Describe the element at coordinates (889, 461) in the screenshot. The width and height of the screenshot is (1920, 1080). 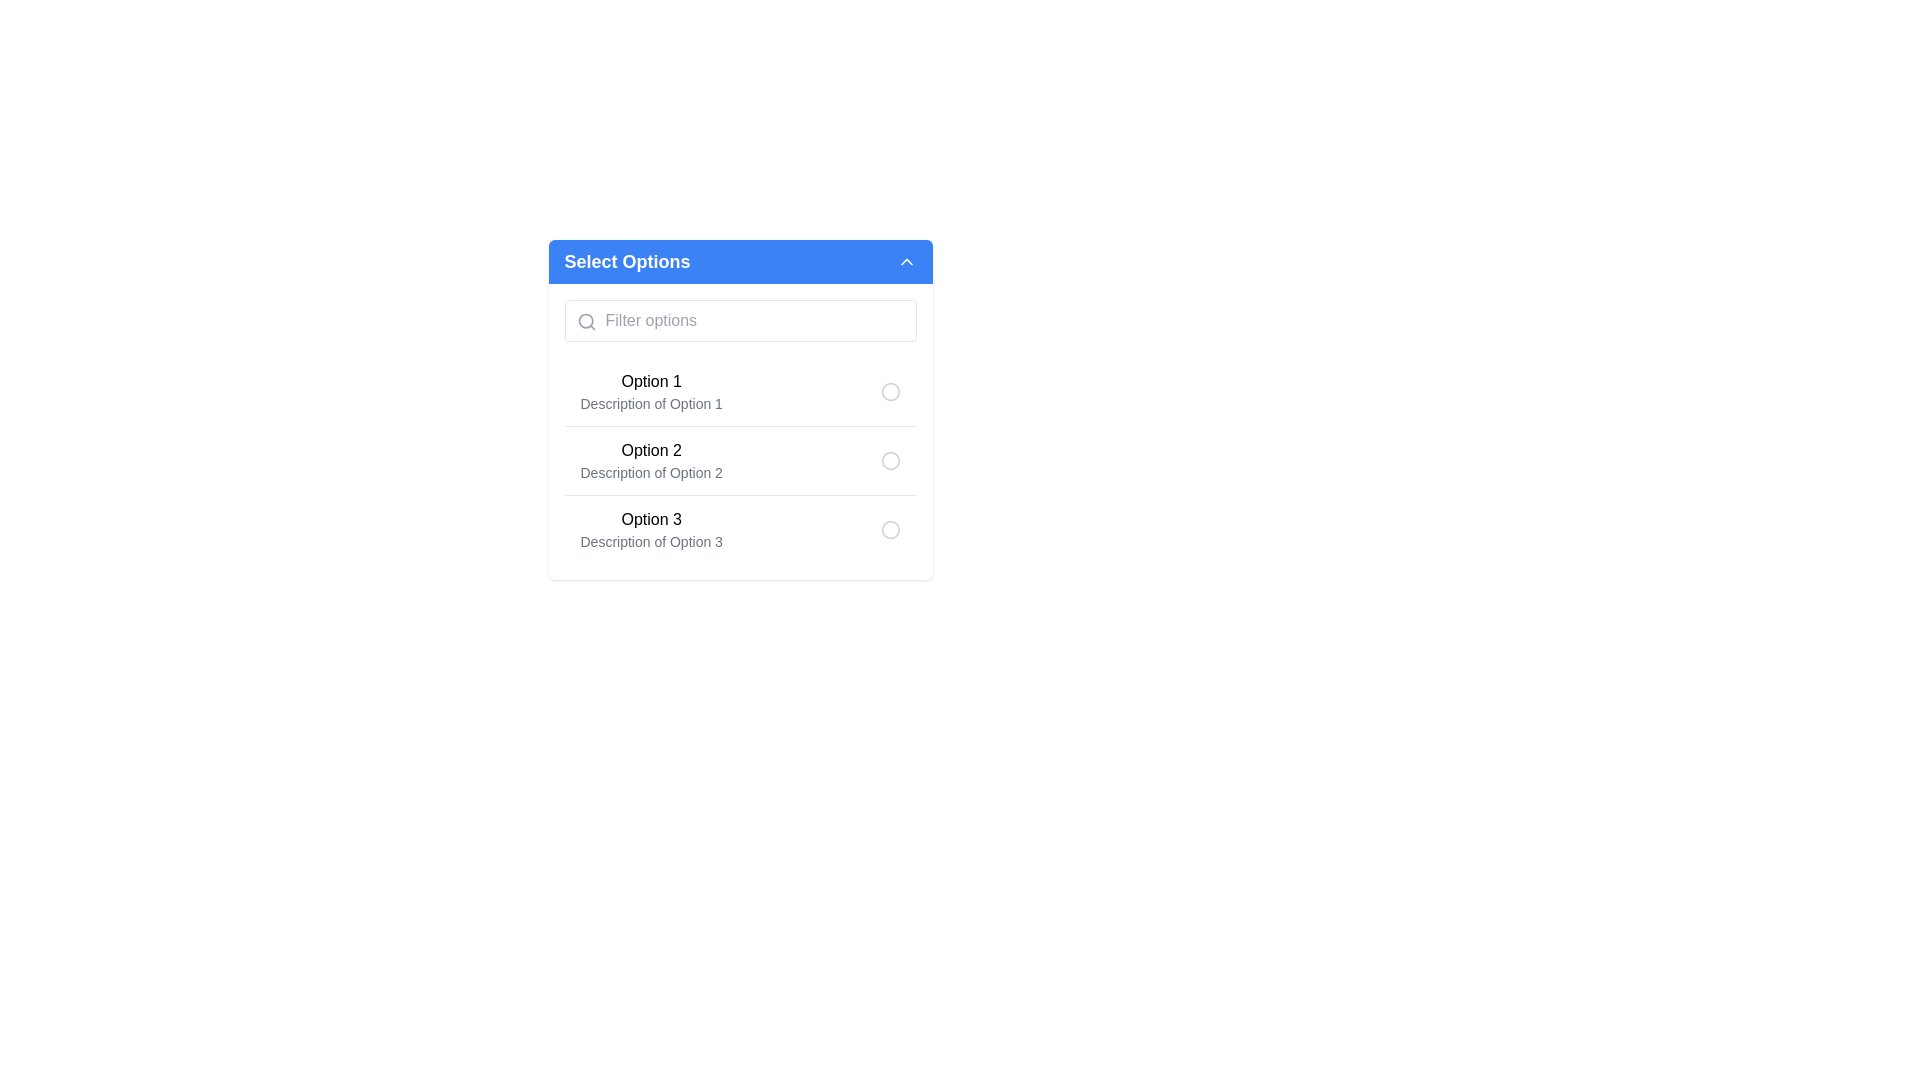
I see `the circular radio button indicator located in the second option of the dropdown menu` at that location.